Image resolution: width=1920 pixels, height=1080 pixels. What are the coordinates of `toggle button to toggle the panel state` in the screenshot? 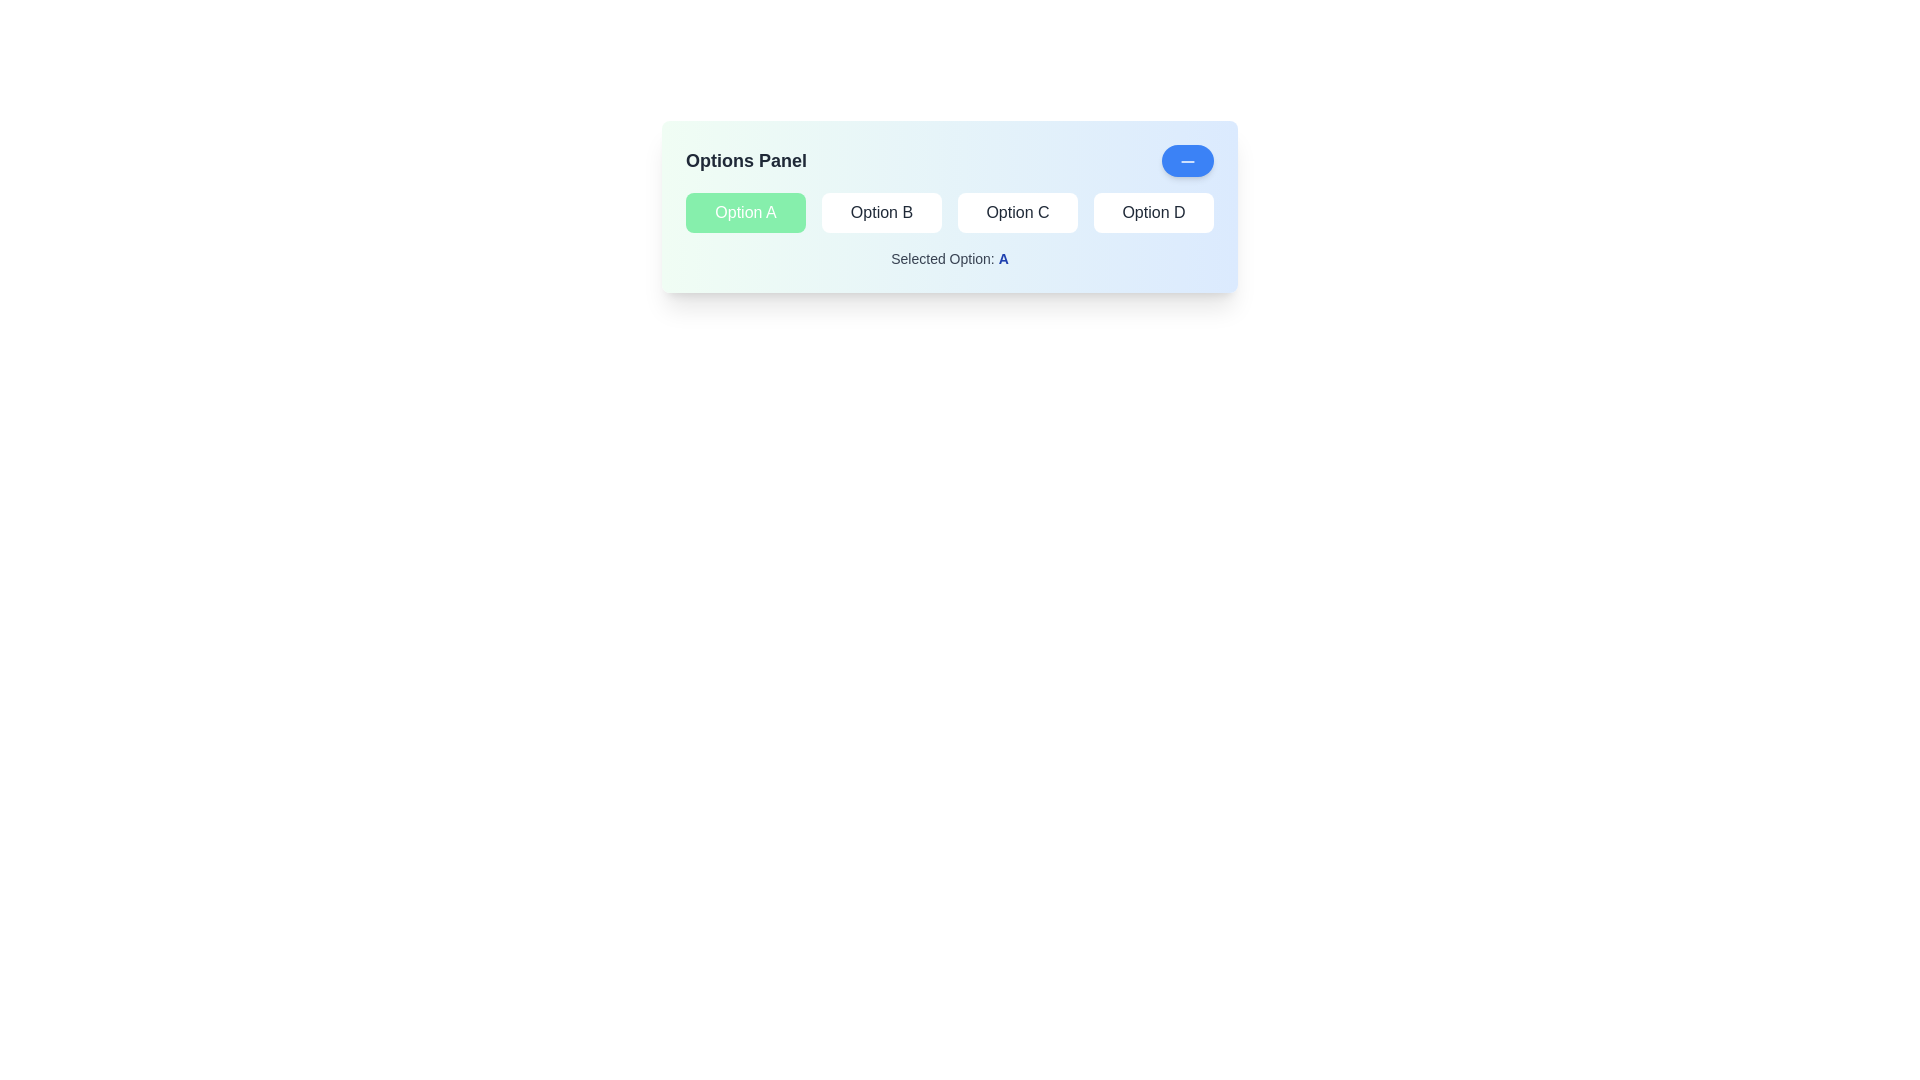 It's located at (1188, 160).